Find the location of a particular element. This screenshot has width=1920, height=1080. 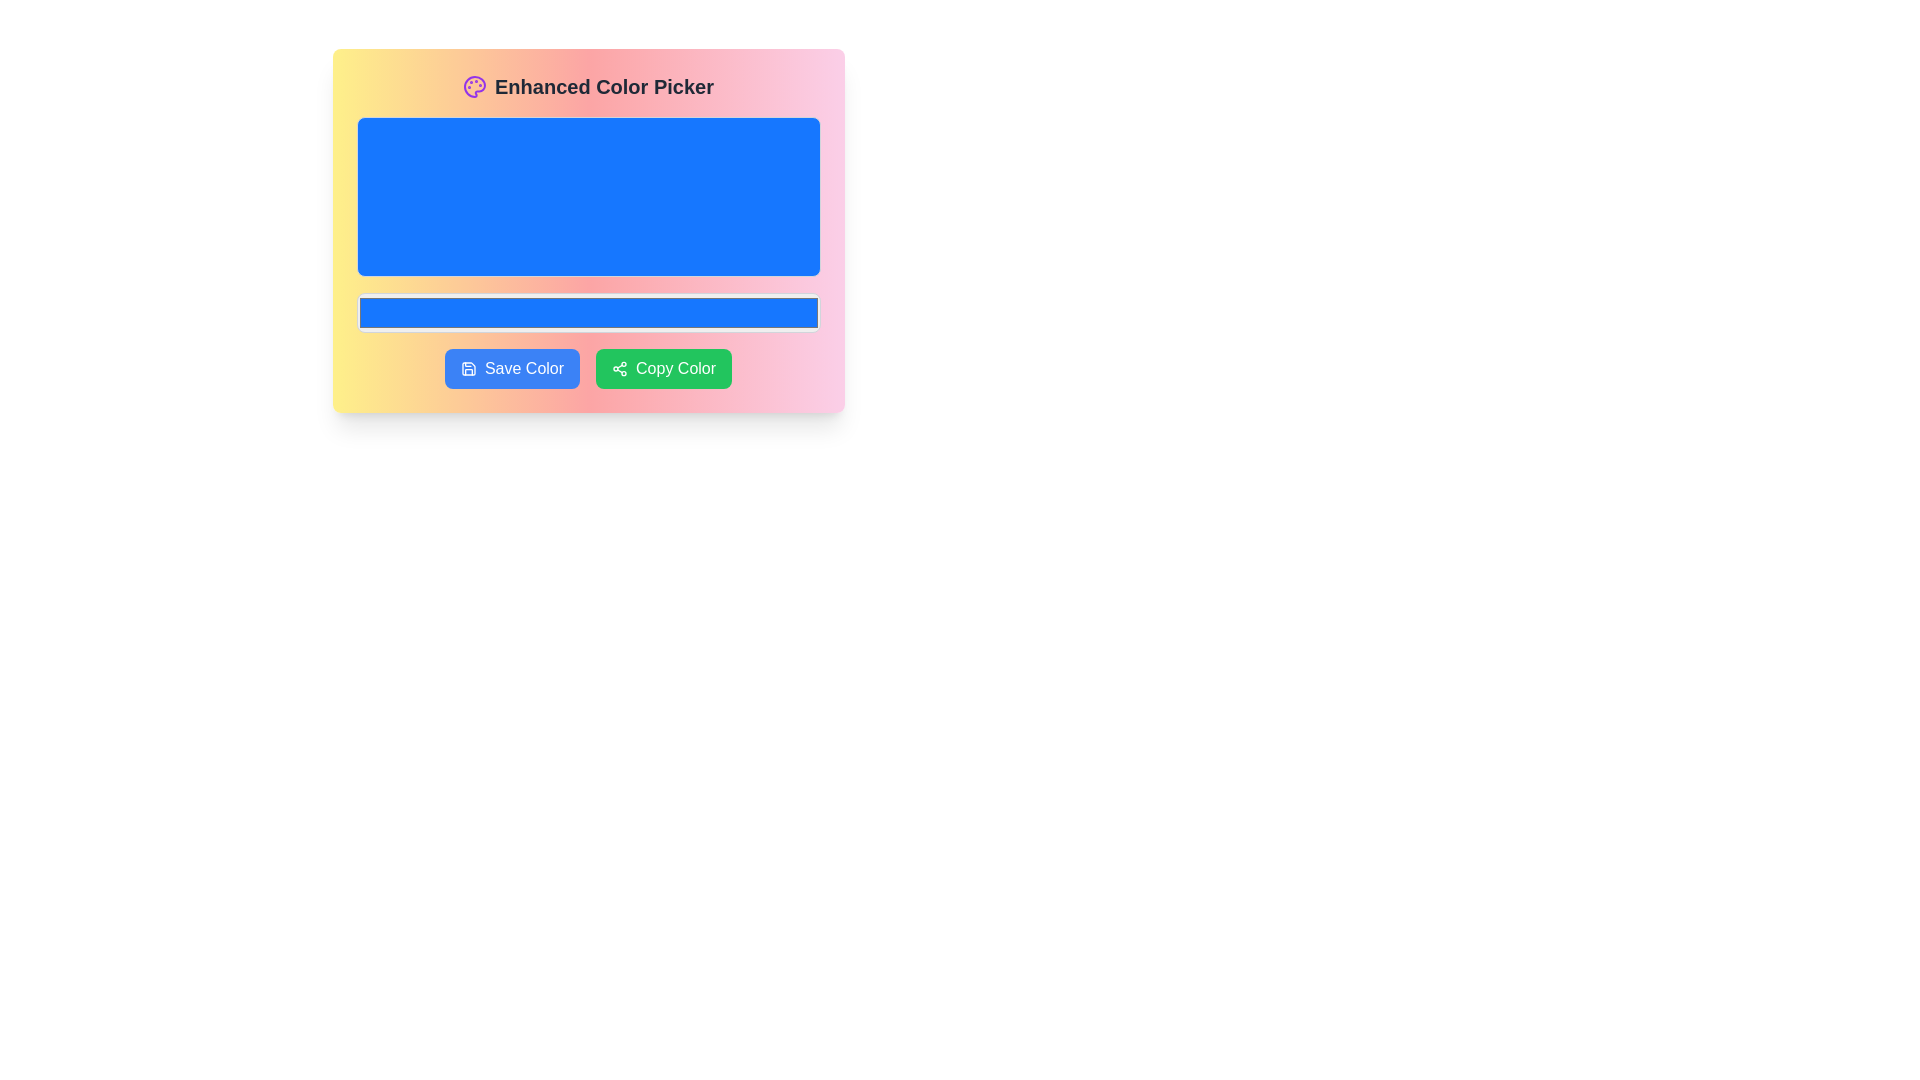

the save action icon, which is a small graphical representation of a floppy disk, located inside the 'Save Color' button at the specified coordinates is located at coordinates (467, 369).